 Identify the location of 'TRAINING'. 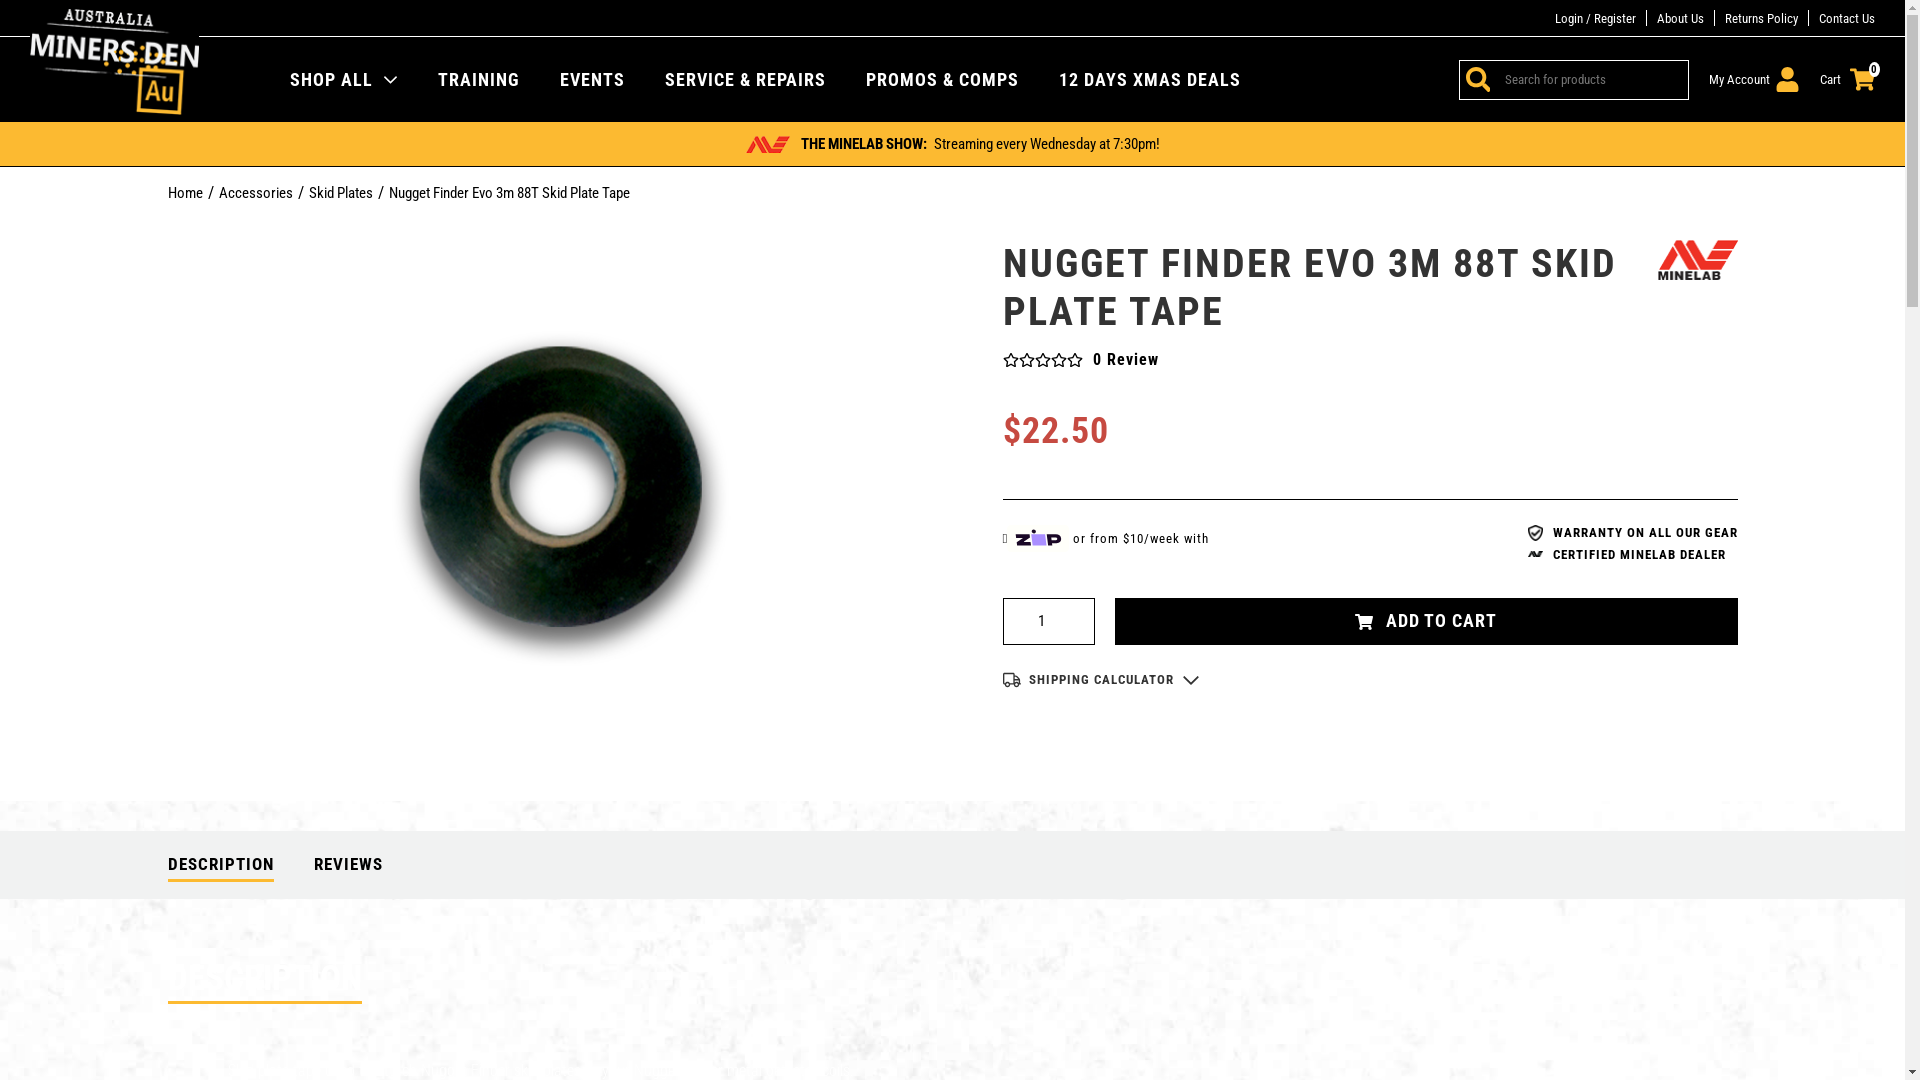
(436, 77).